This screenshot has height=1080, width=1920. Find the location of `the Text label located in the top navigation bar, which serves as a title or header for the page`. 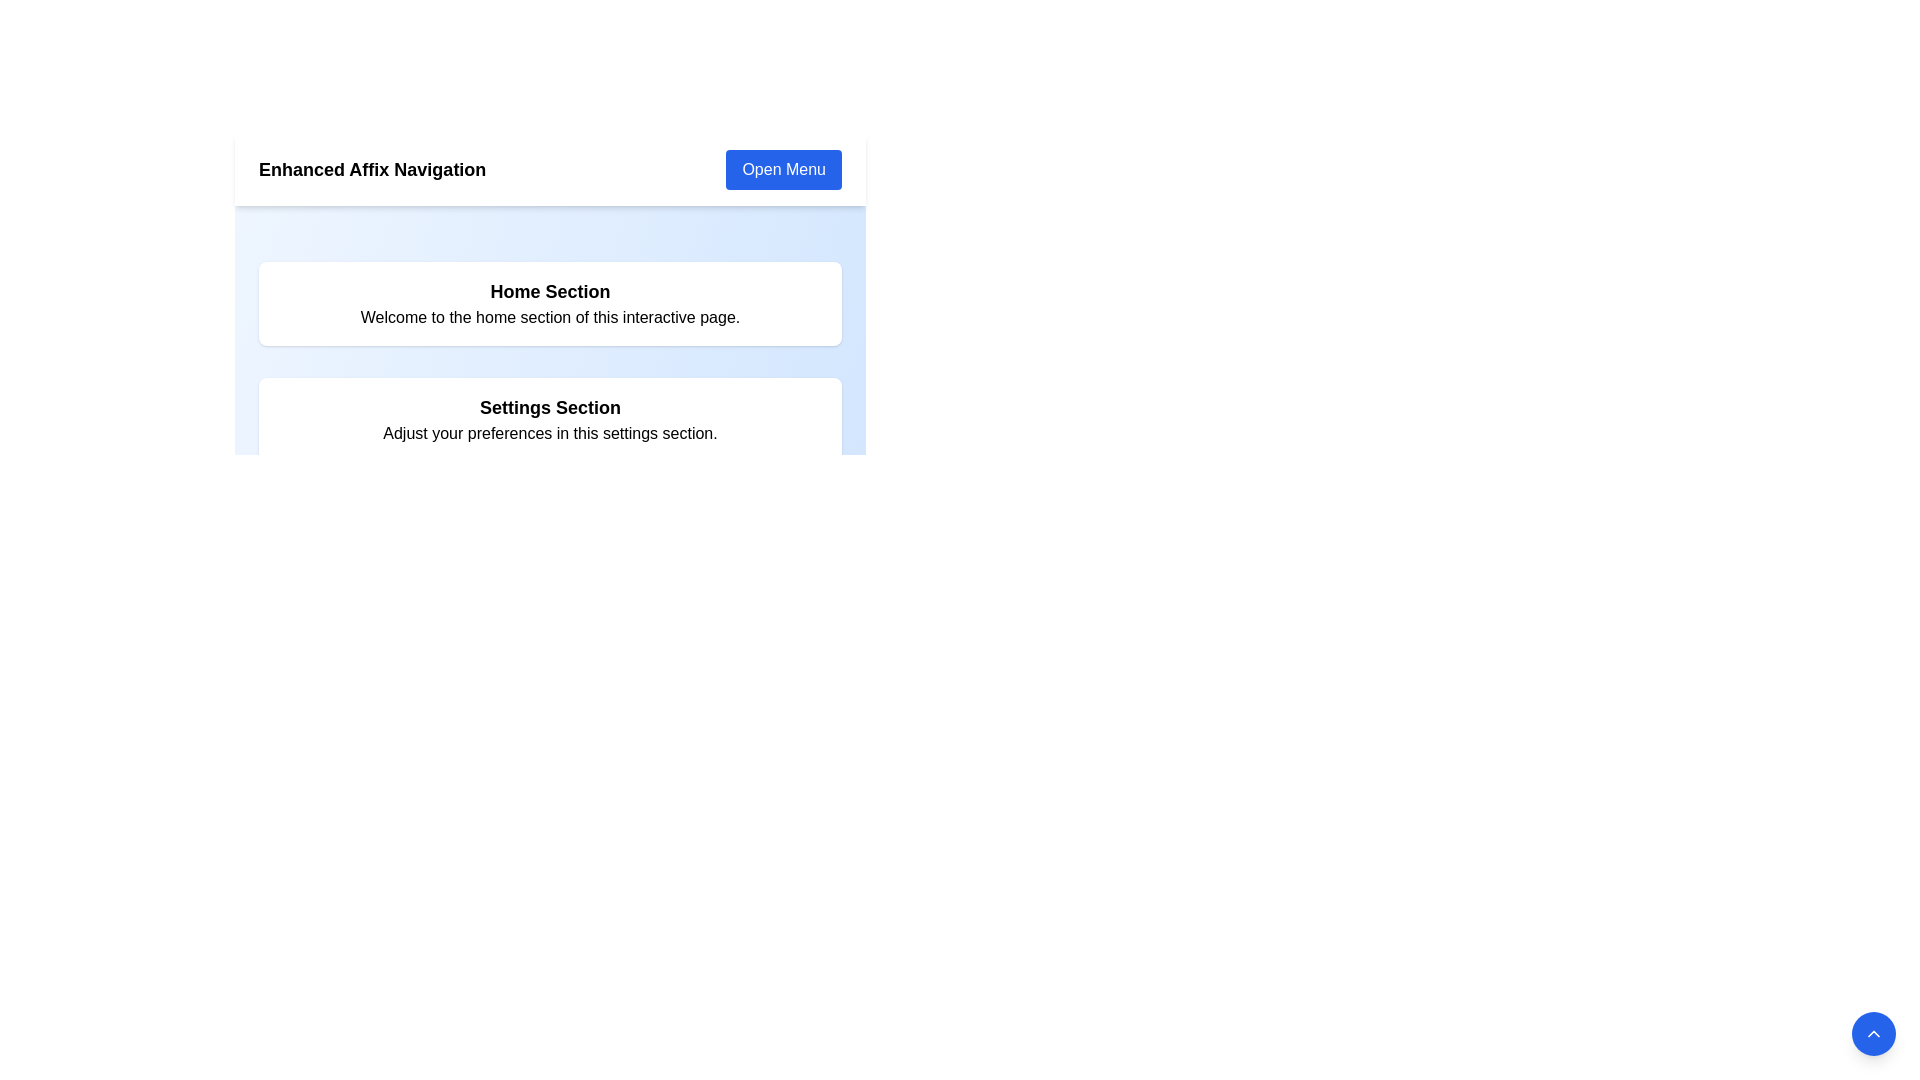

the Text label located in the top navigation bar, which serves as a title or header for the page is located at coordinates (372, 168).